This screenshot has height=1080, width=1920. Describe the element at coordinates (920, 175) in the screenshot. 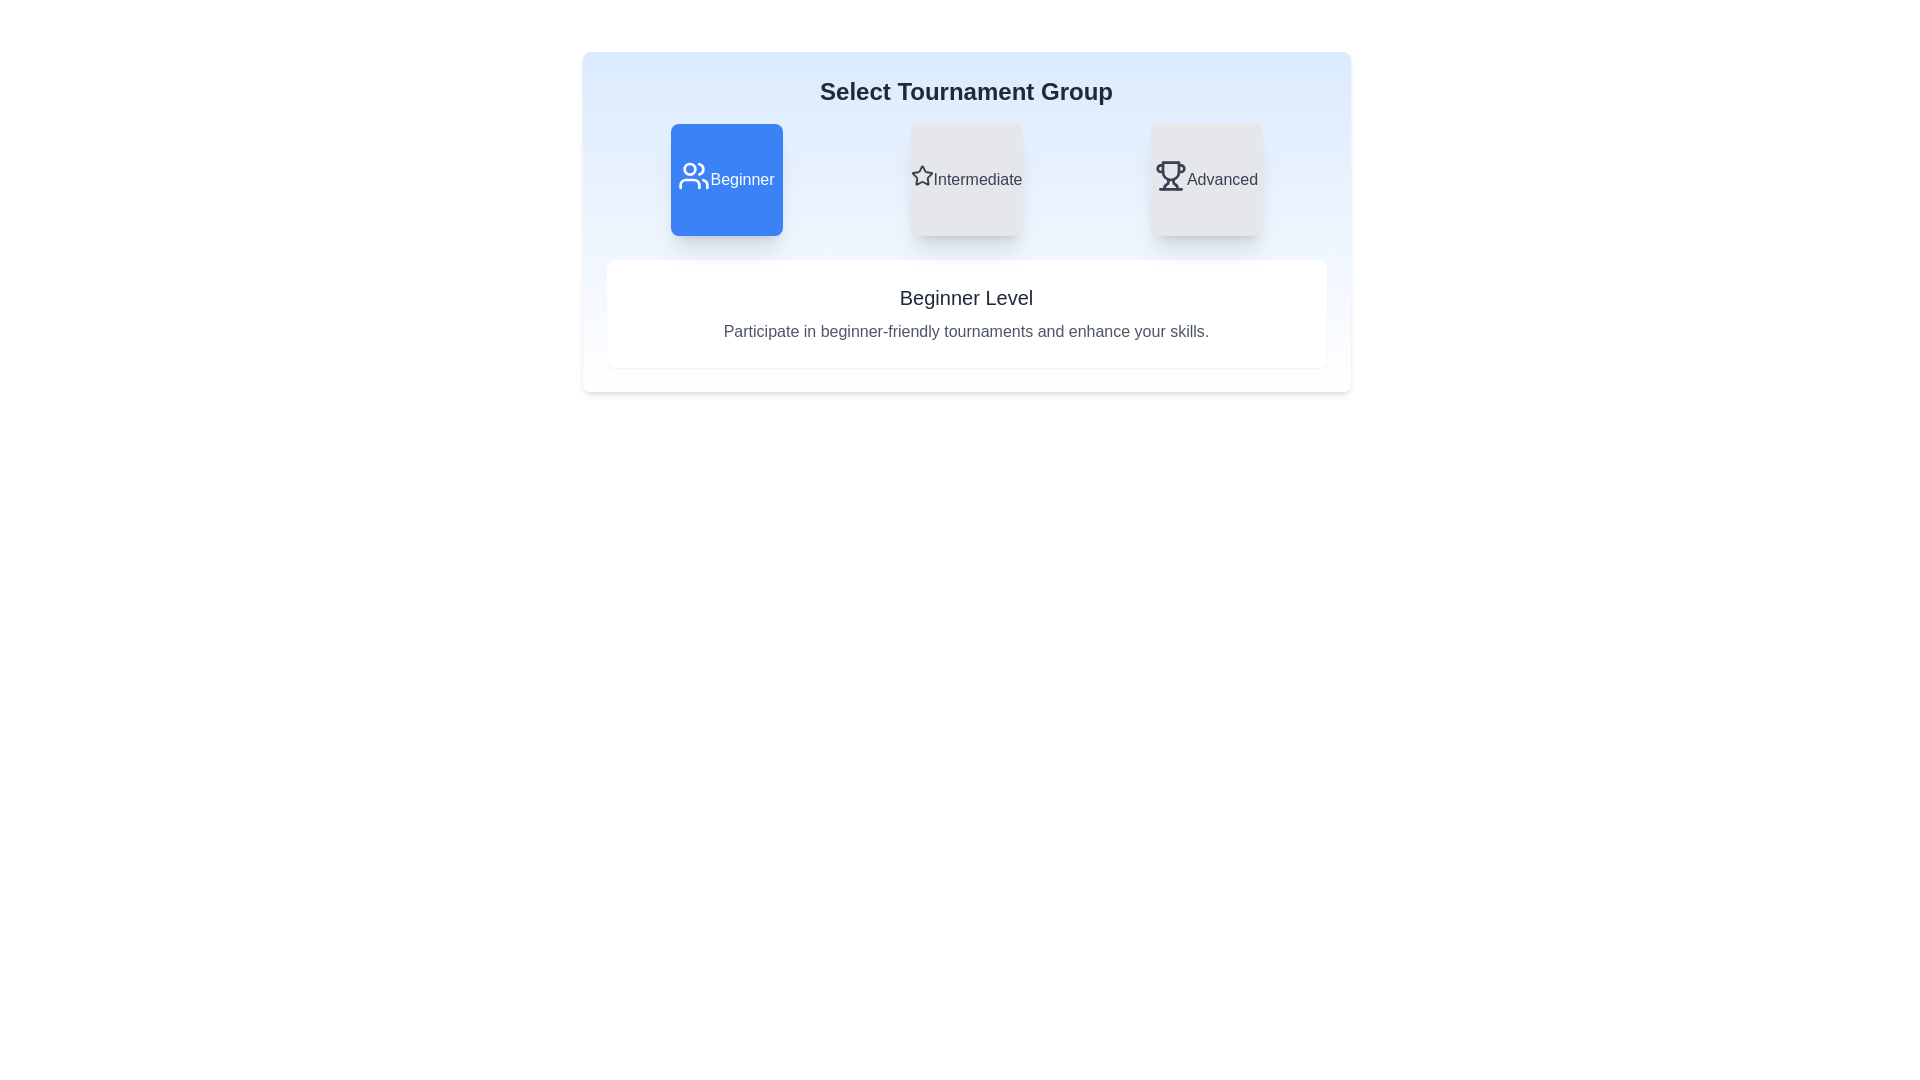

I see `the star icon that symbolizes the 'Intermediate' level, centrally placed between the 'Beginner' and 'Advanced' cards` at that location.